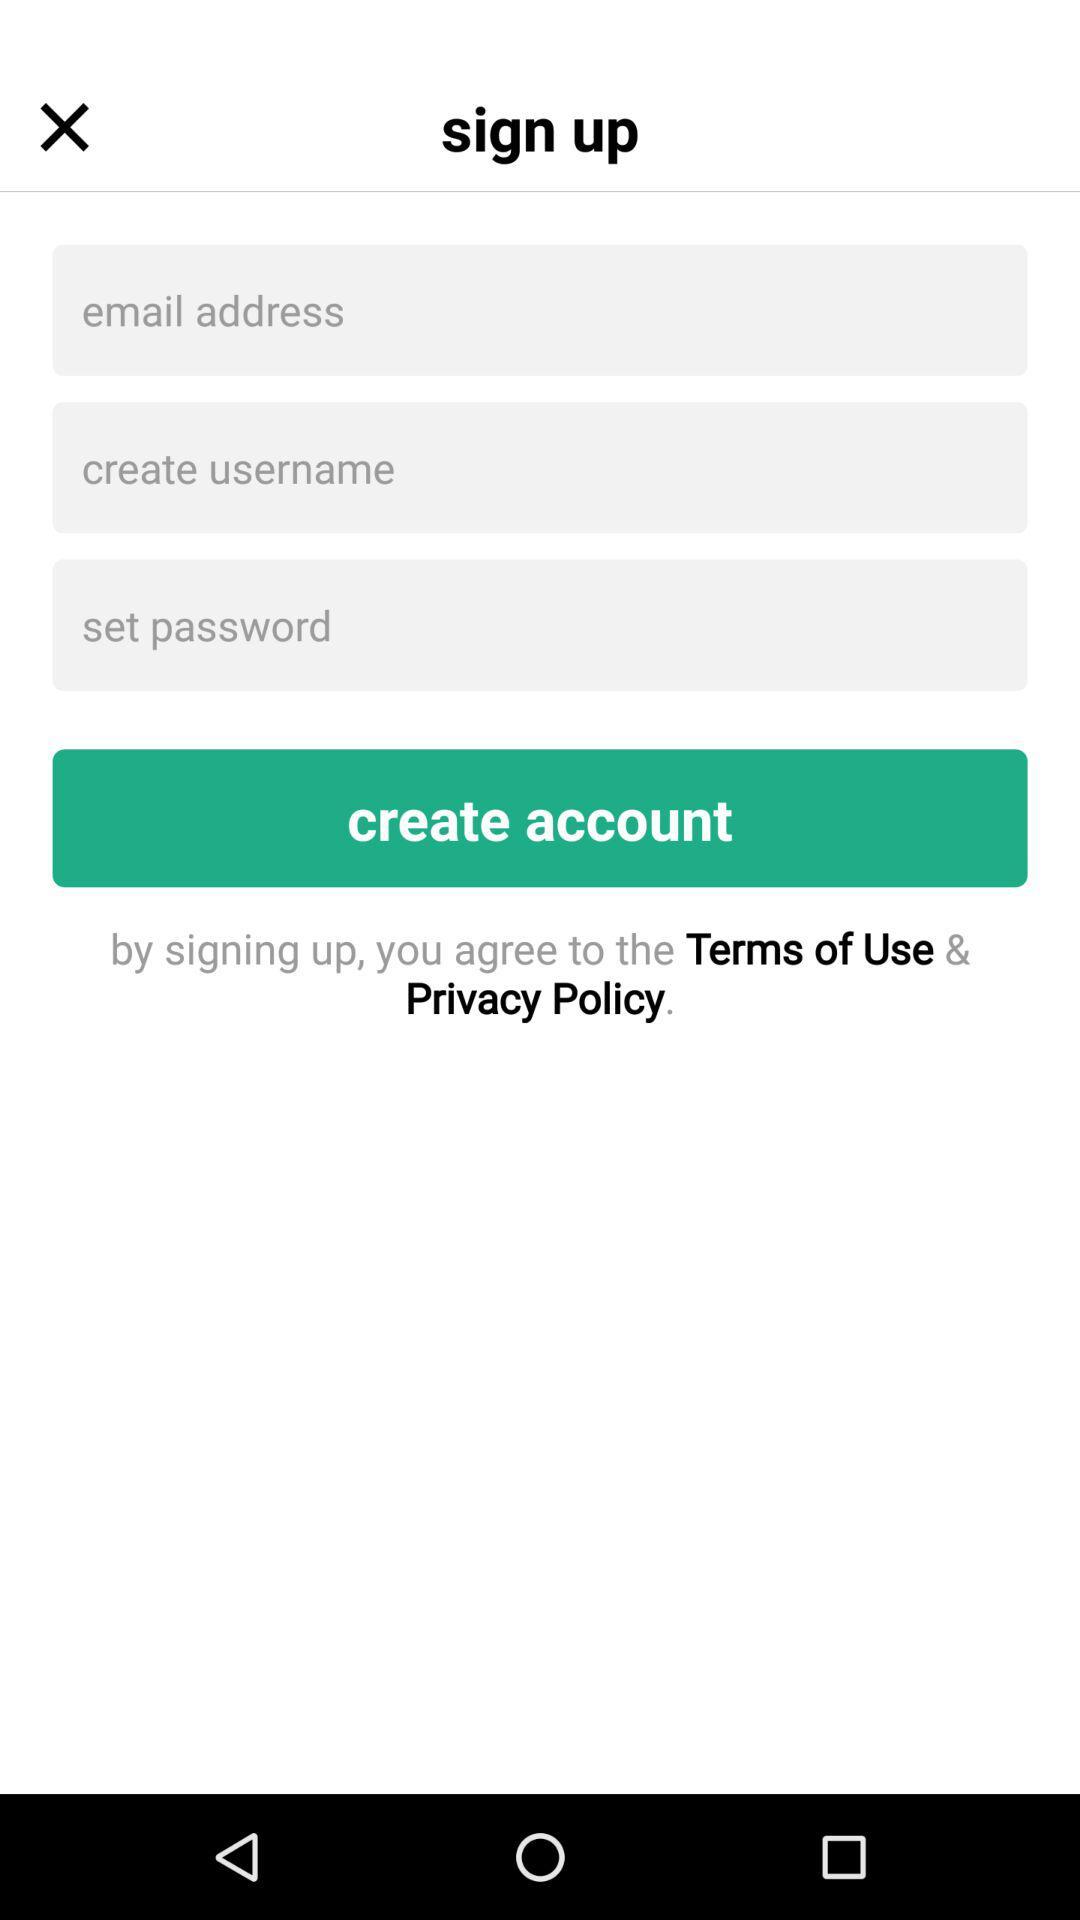  Describe the element at coordinates (63, 126) in the screenshot. I see `the item at the top left corner` at that location.